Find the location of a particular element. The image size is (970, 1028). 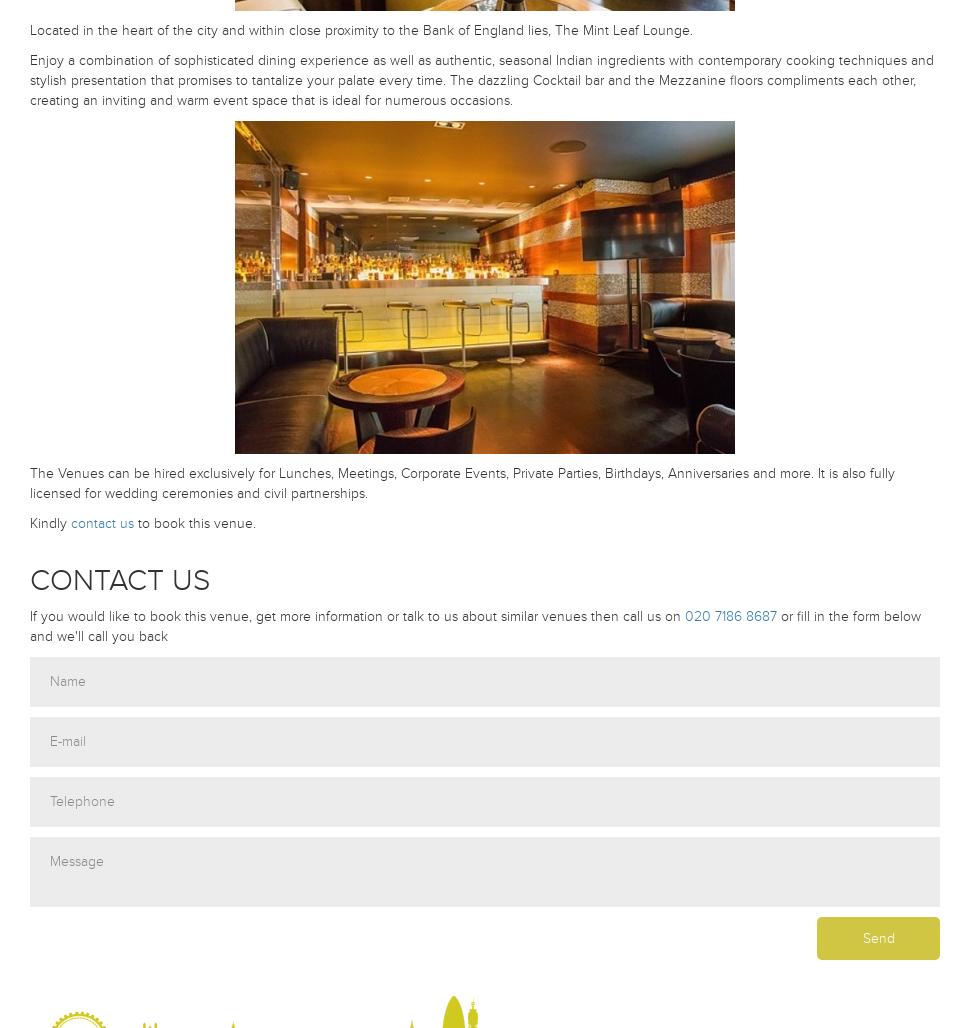

'Located in the heart of the city and within close proximity to the Bank of England lies, The Mint Leaf Lounge.' is located at coordinates (29, 30).